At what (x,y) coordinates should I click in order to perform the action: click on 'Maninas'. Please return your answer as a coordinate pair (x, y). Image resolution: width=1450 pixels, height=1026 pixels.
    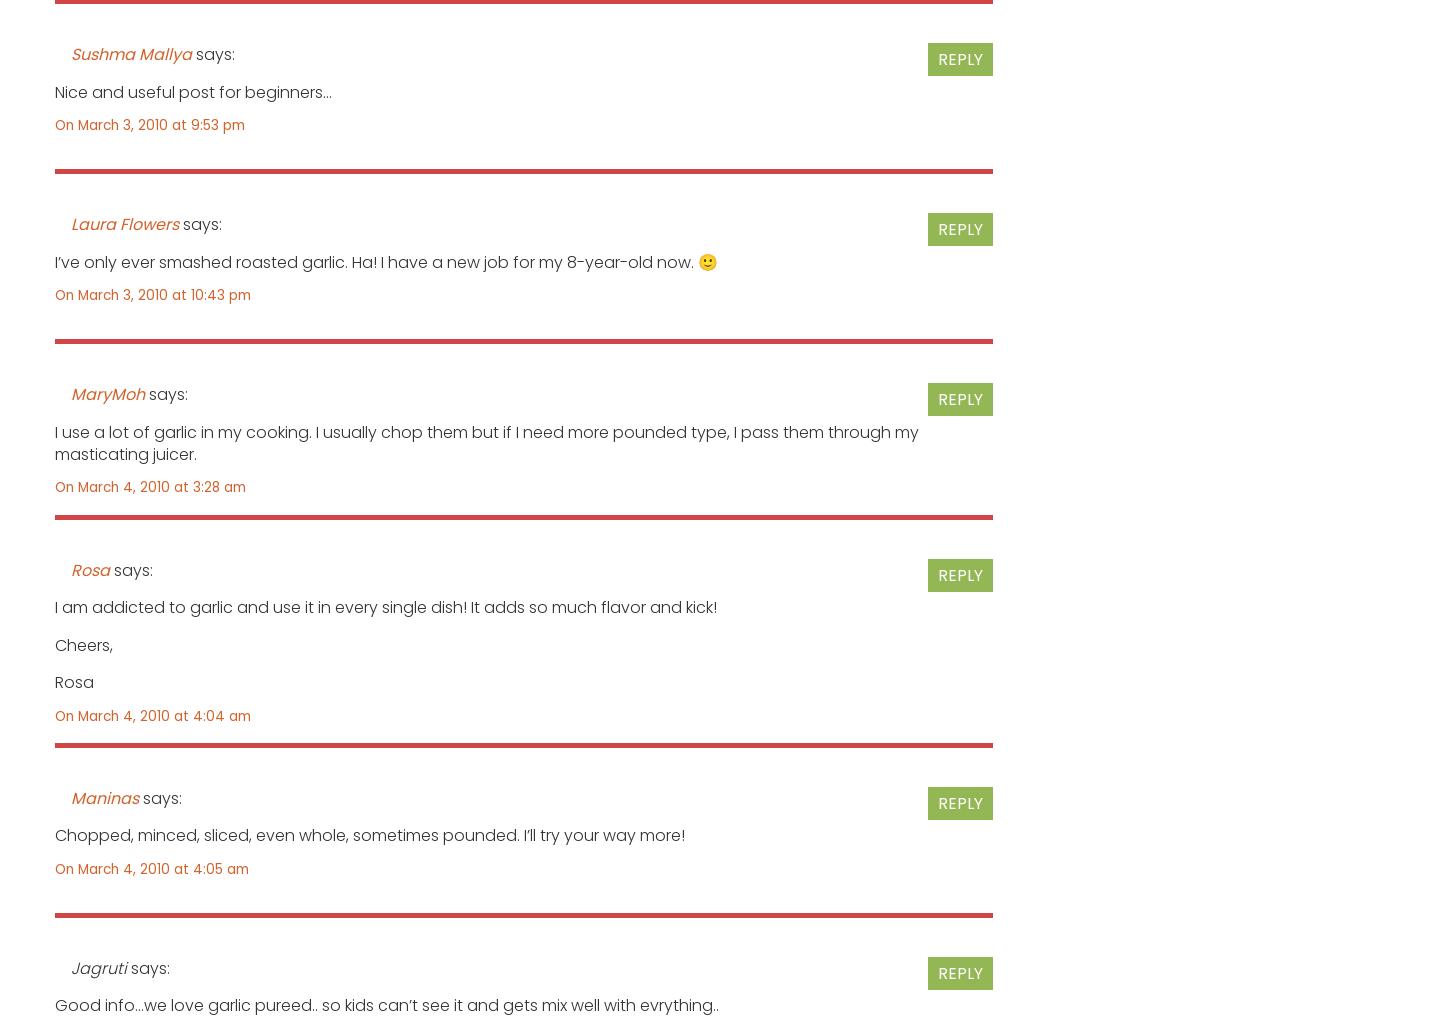
    Looking at the image, I should click on (104, 797).